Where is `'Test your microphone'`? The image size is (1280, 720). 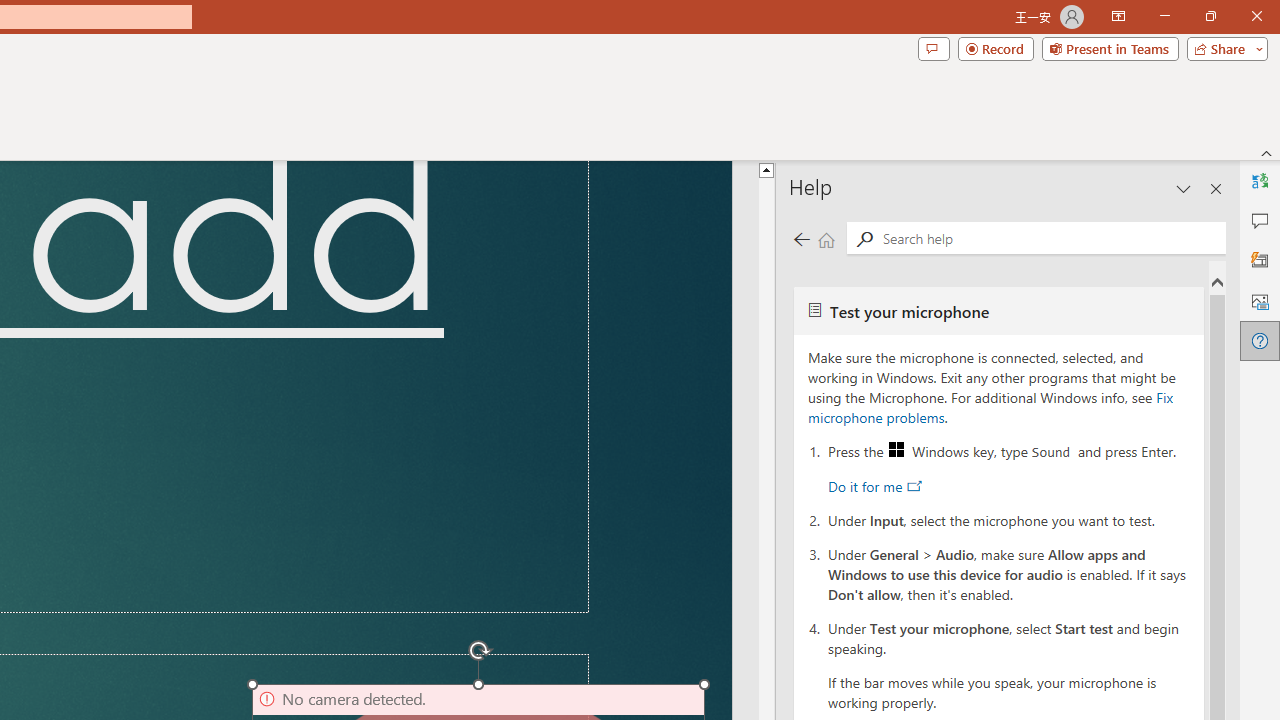
'Test your microphone' is located at coordinates (999, 311).